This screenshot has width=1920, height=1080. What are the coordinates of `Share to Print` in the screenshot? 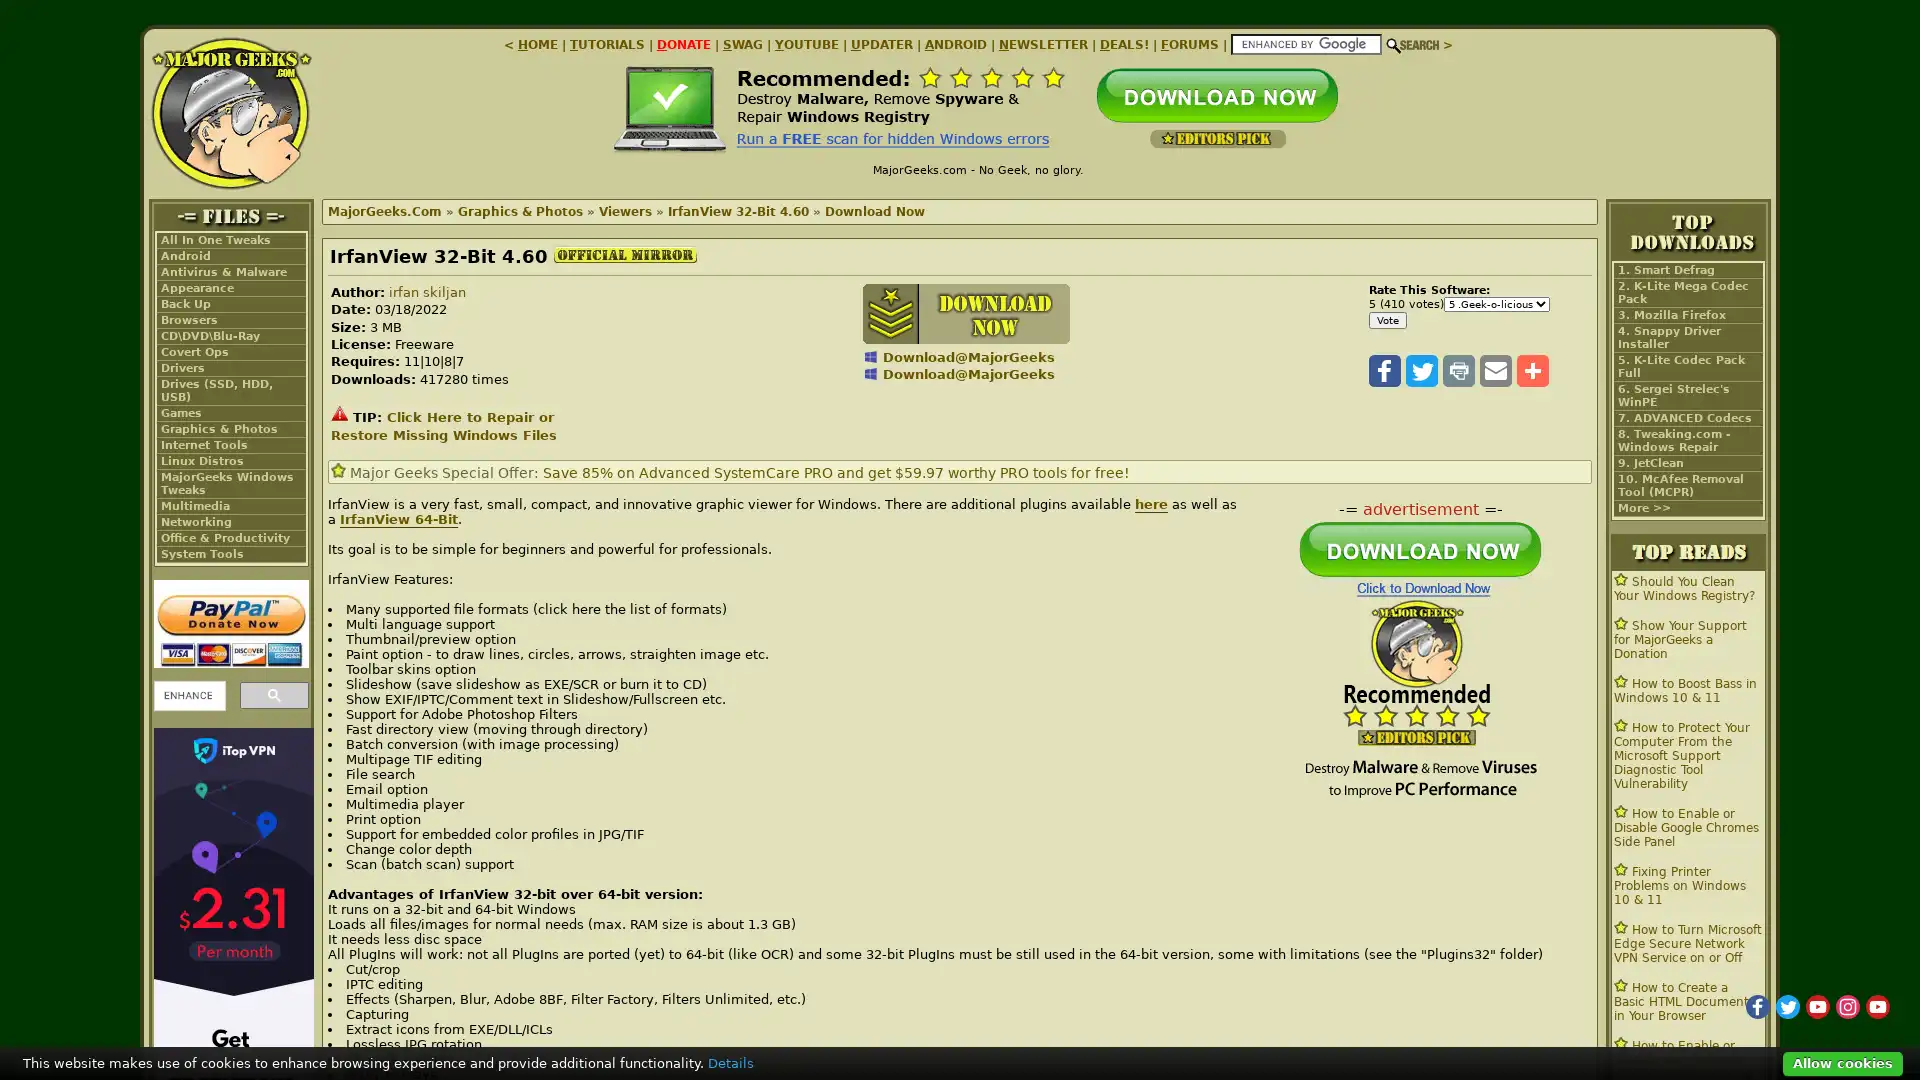 It's located at (1459, 370).